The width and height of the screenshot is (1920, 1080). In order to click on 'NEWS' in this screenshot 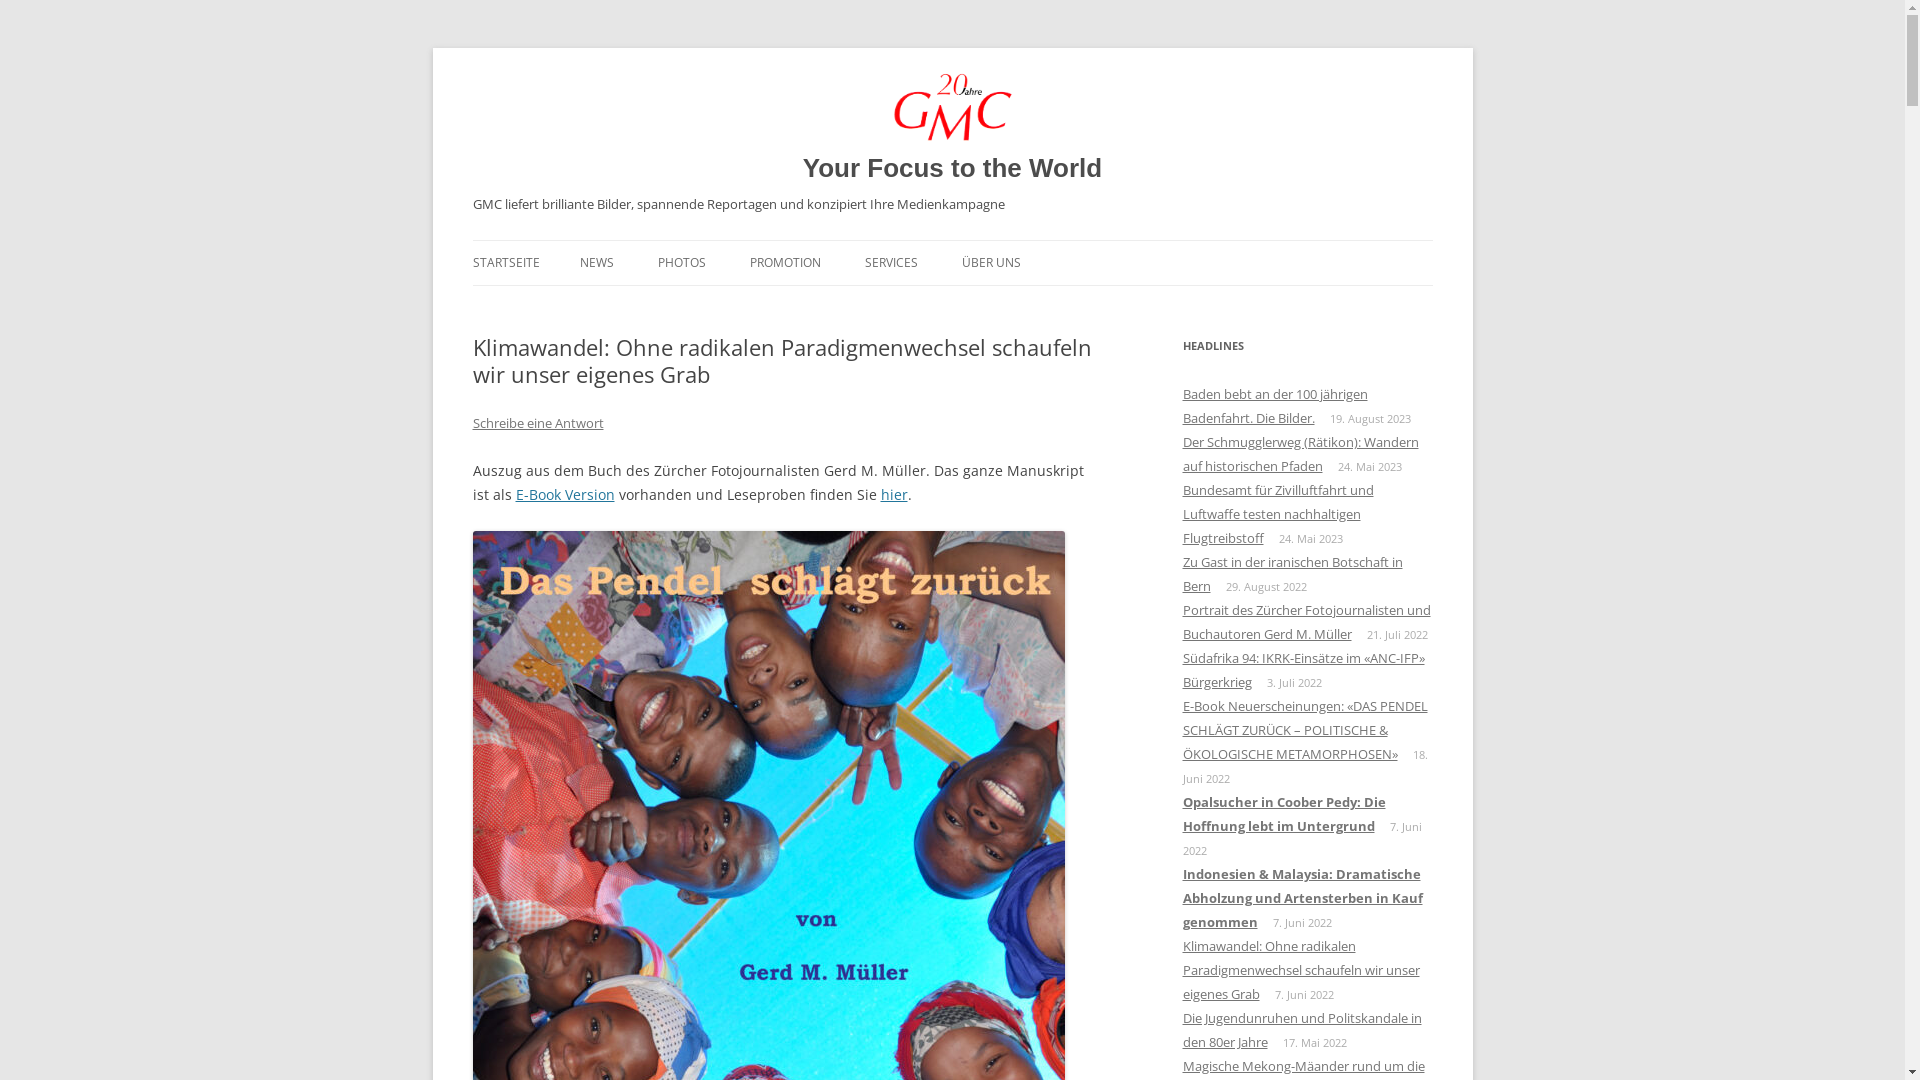, I will do `click(595, 261)`.